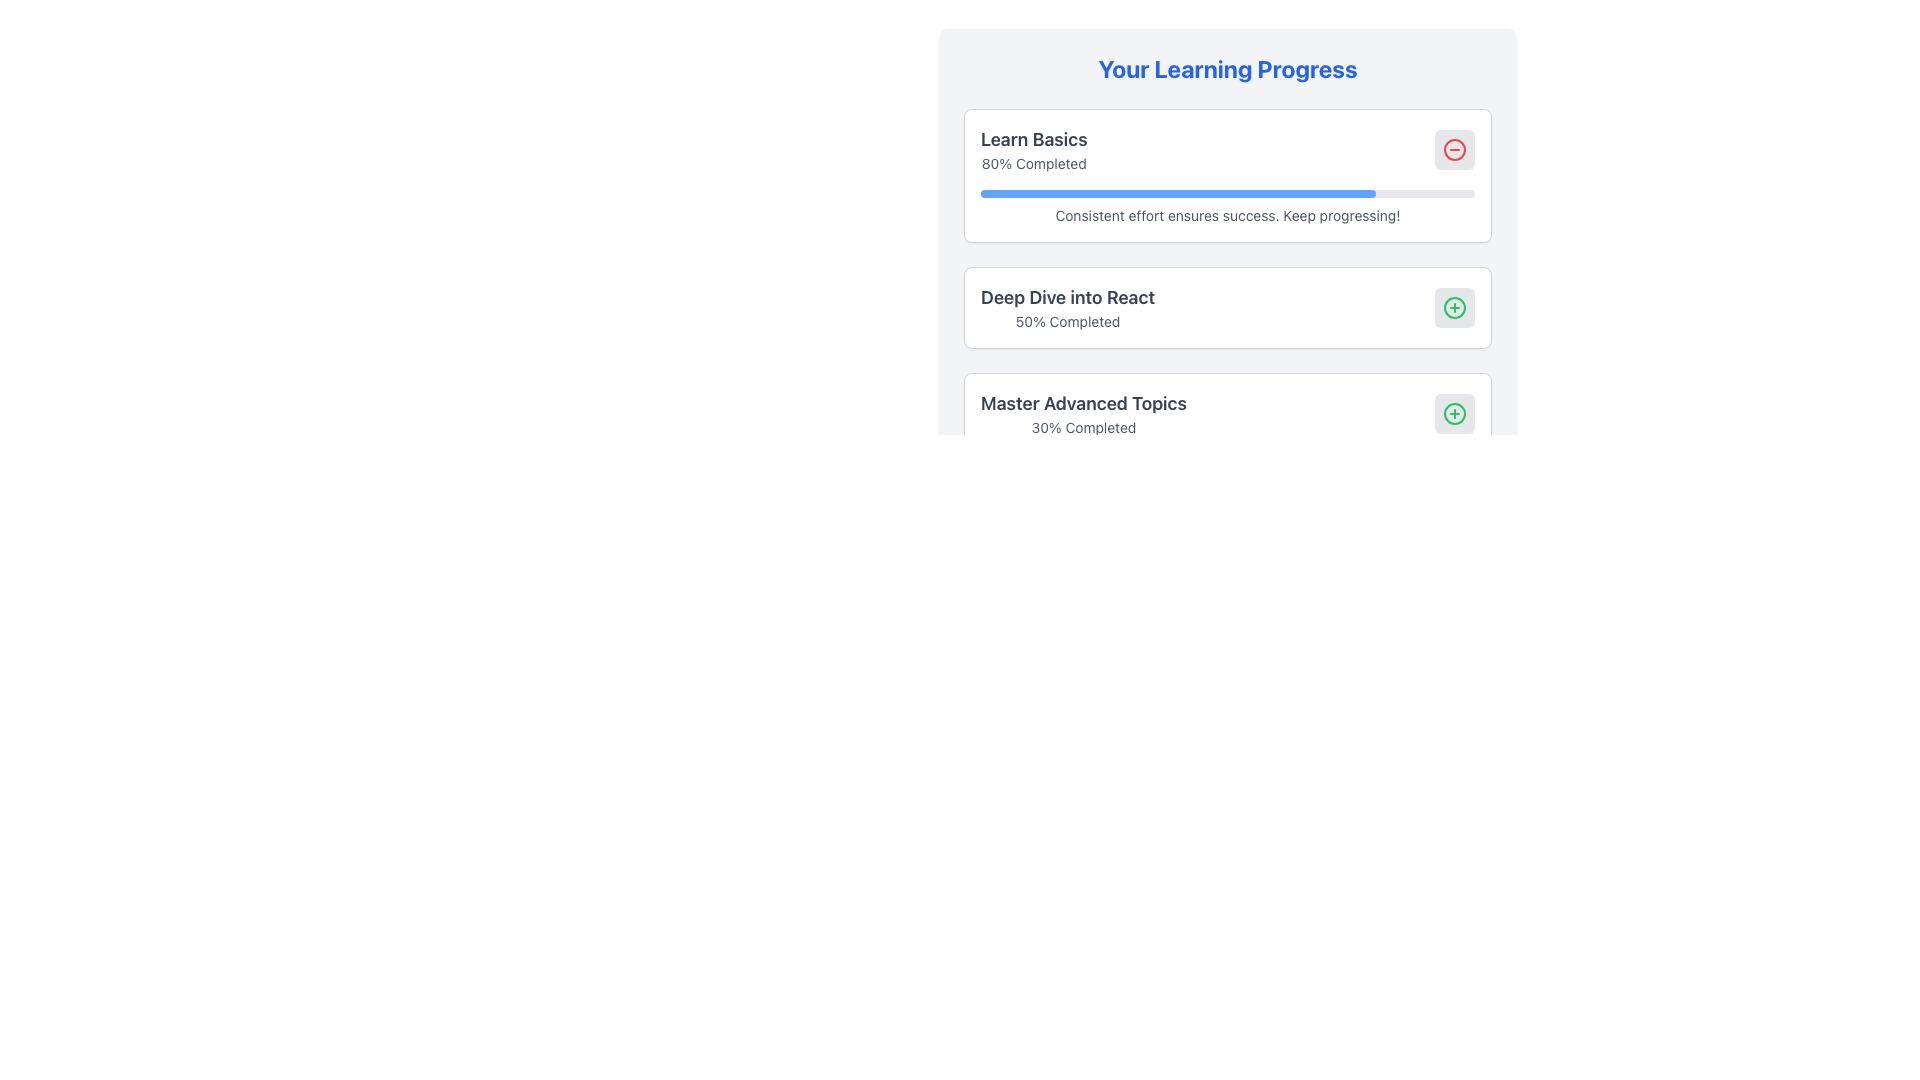 The height and width of the screenshot is (1080, 1920). I want to click on the Header text element, which serves as the title introducing the user's learning progress content, located at the top of the layout, so click(1227, 68).